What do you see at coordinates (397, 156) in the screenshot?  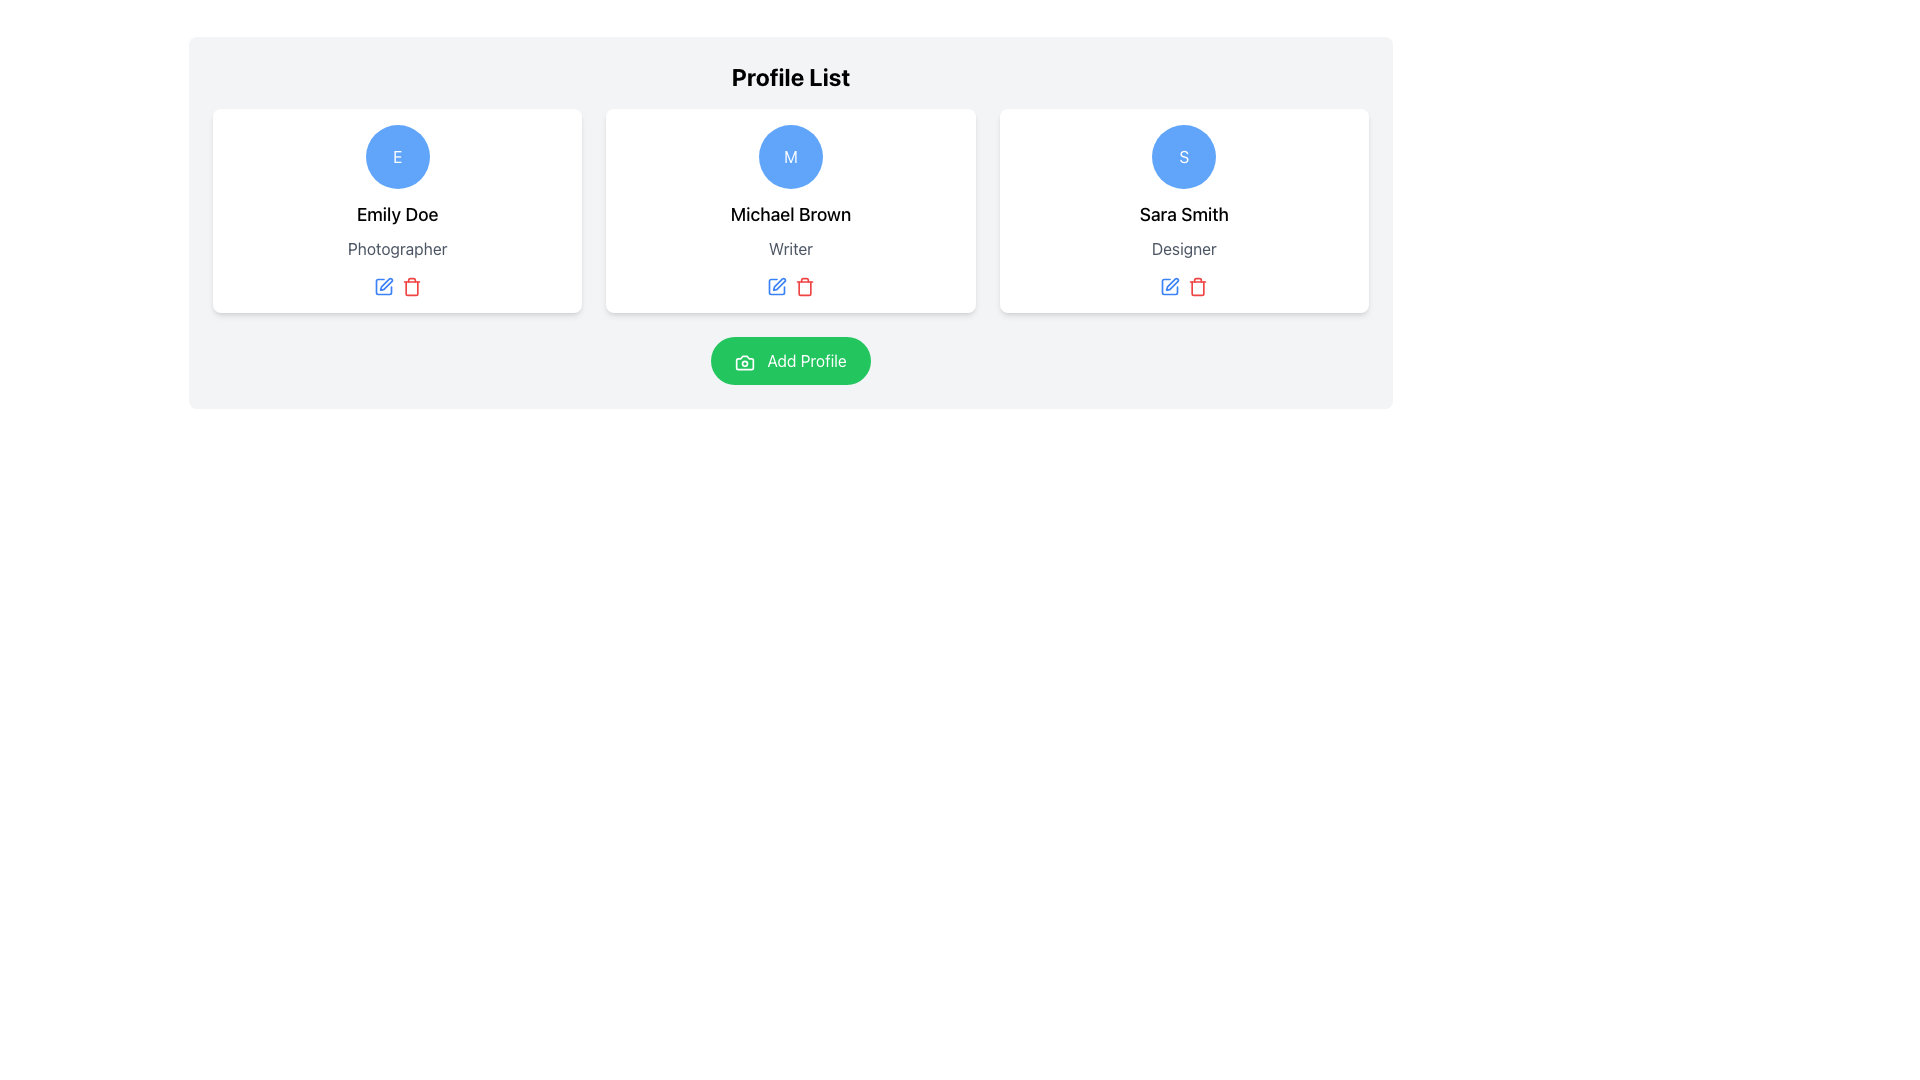 I see `the avatar representing user 'Emily Doe', which is located at the topmost position of the profile card and is the leftmost among three profile cards in a horizontal row` at bounding box center [397, 156].